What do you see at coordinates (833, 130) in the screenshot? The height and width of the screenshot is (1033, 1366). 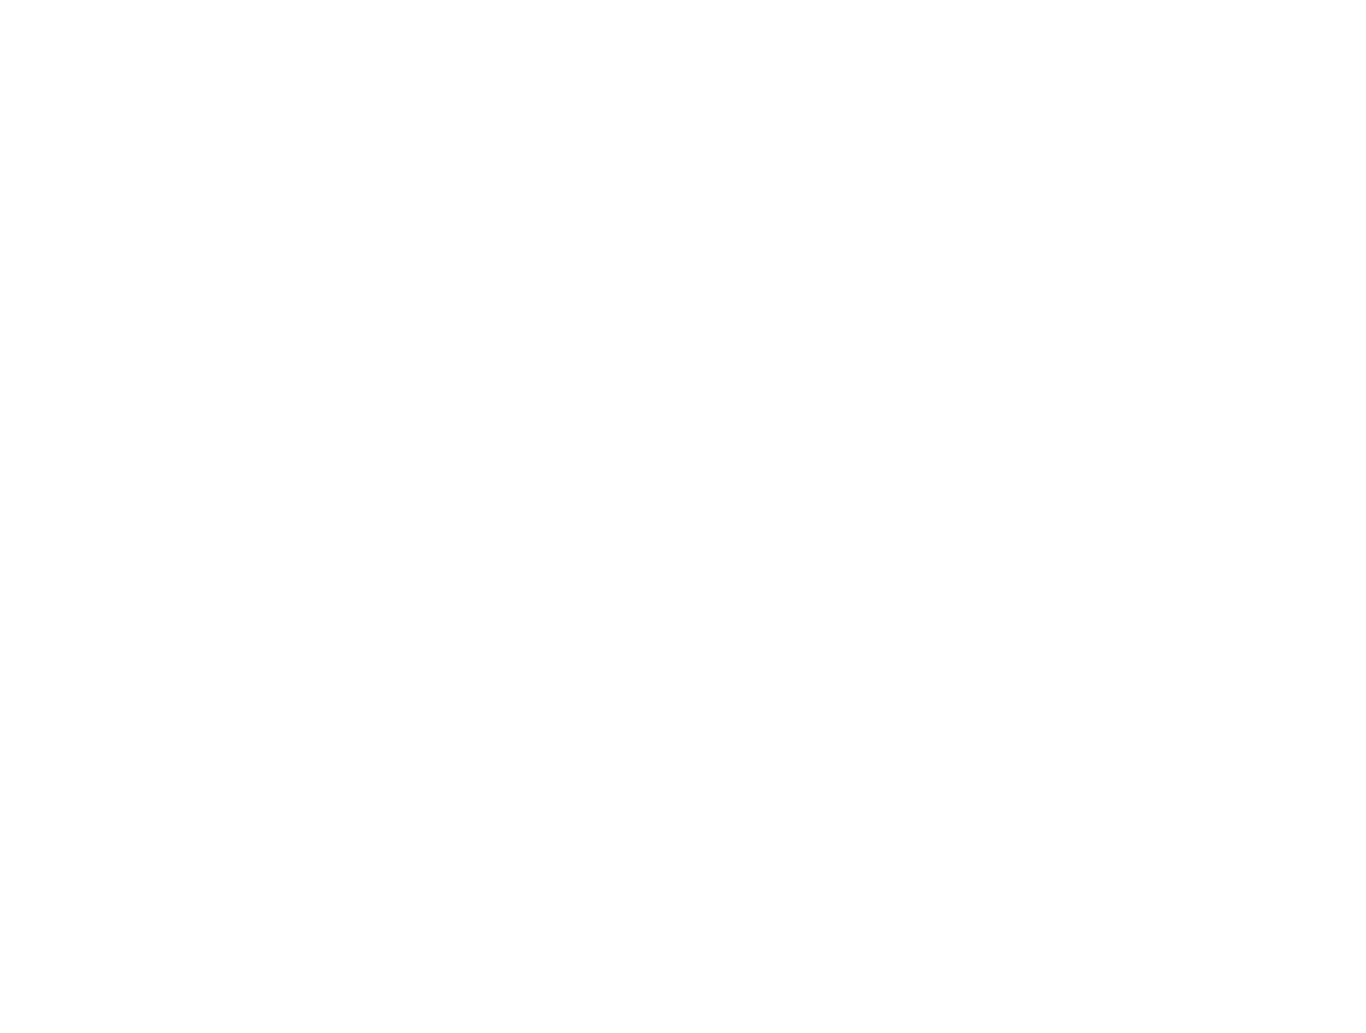 I see `'Kendon Trailer Replacement Center Rigid Caster (2003-Up)'` at bounding box center [833, 130].